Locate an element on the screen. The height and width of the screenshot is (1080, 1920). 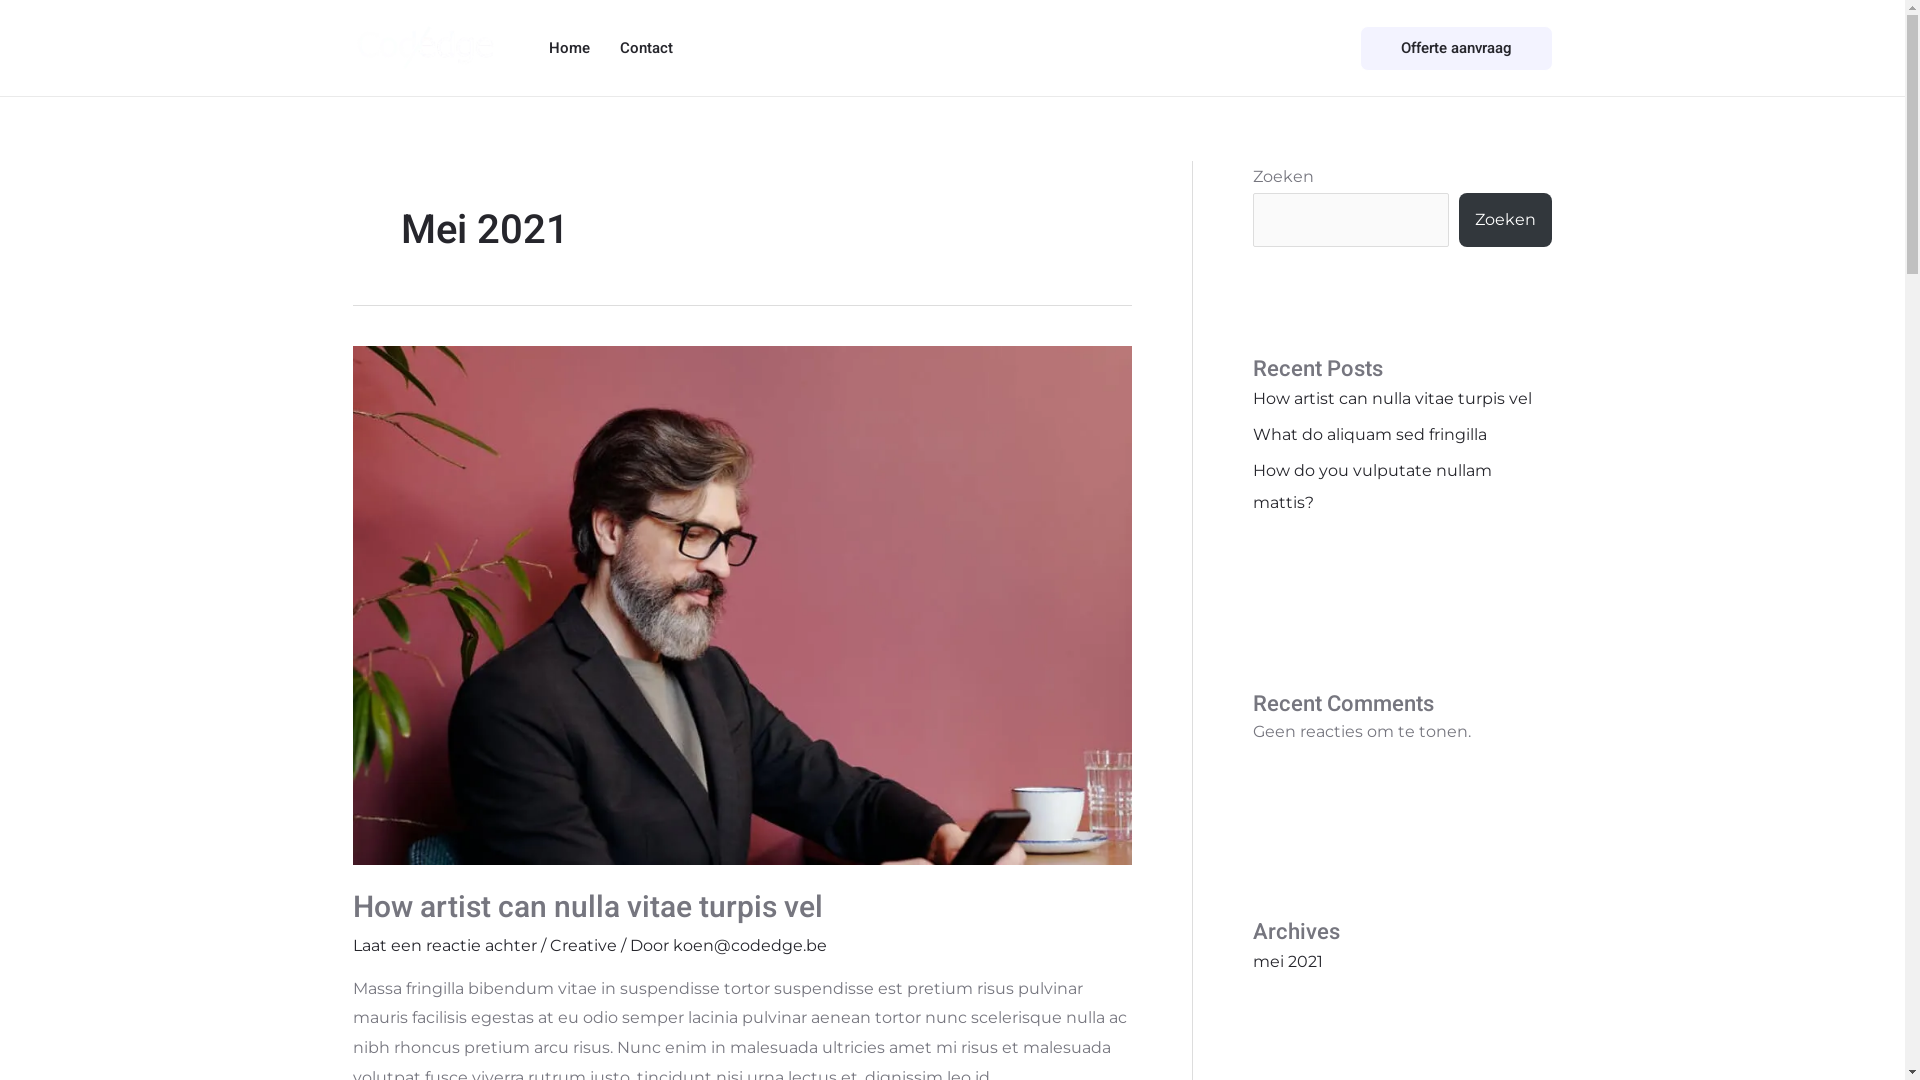
'What do aliquam sed fringilla' is located at coordinates (1251, 433).